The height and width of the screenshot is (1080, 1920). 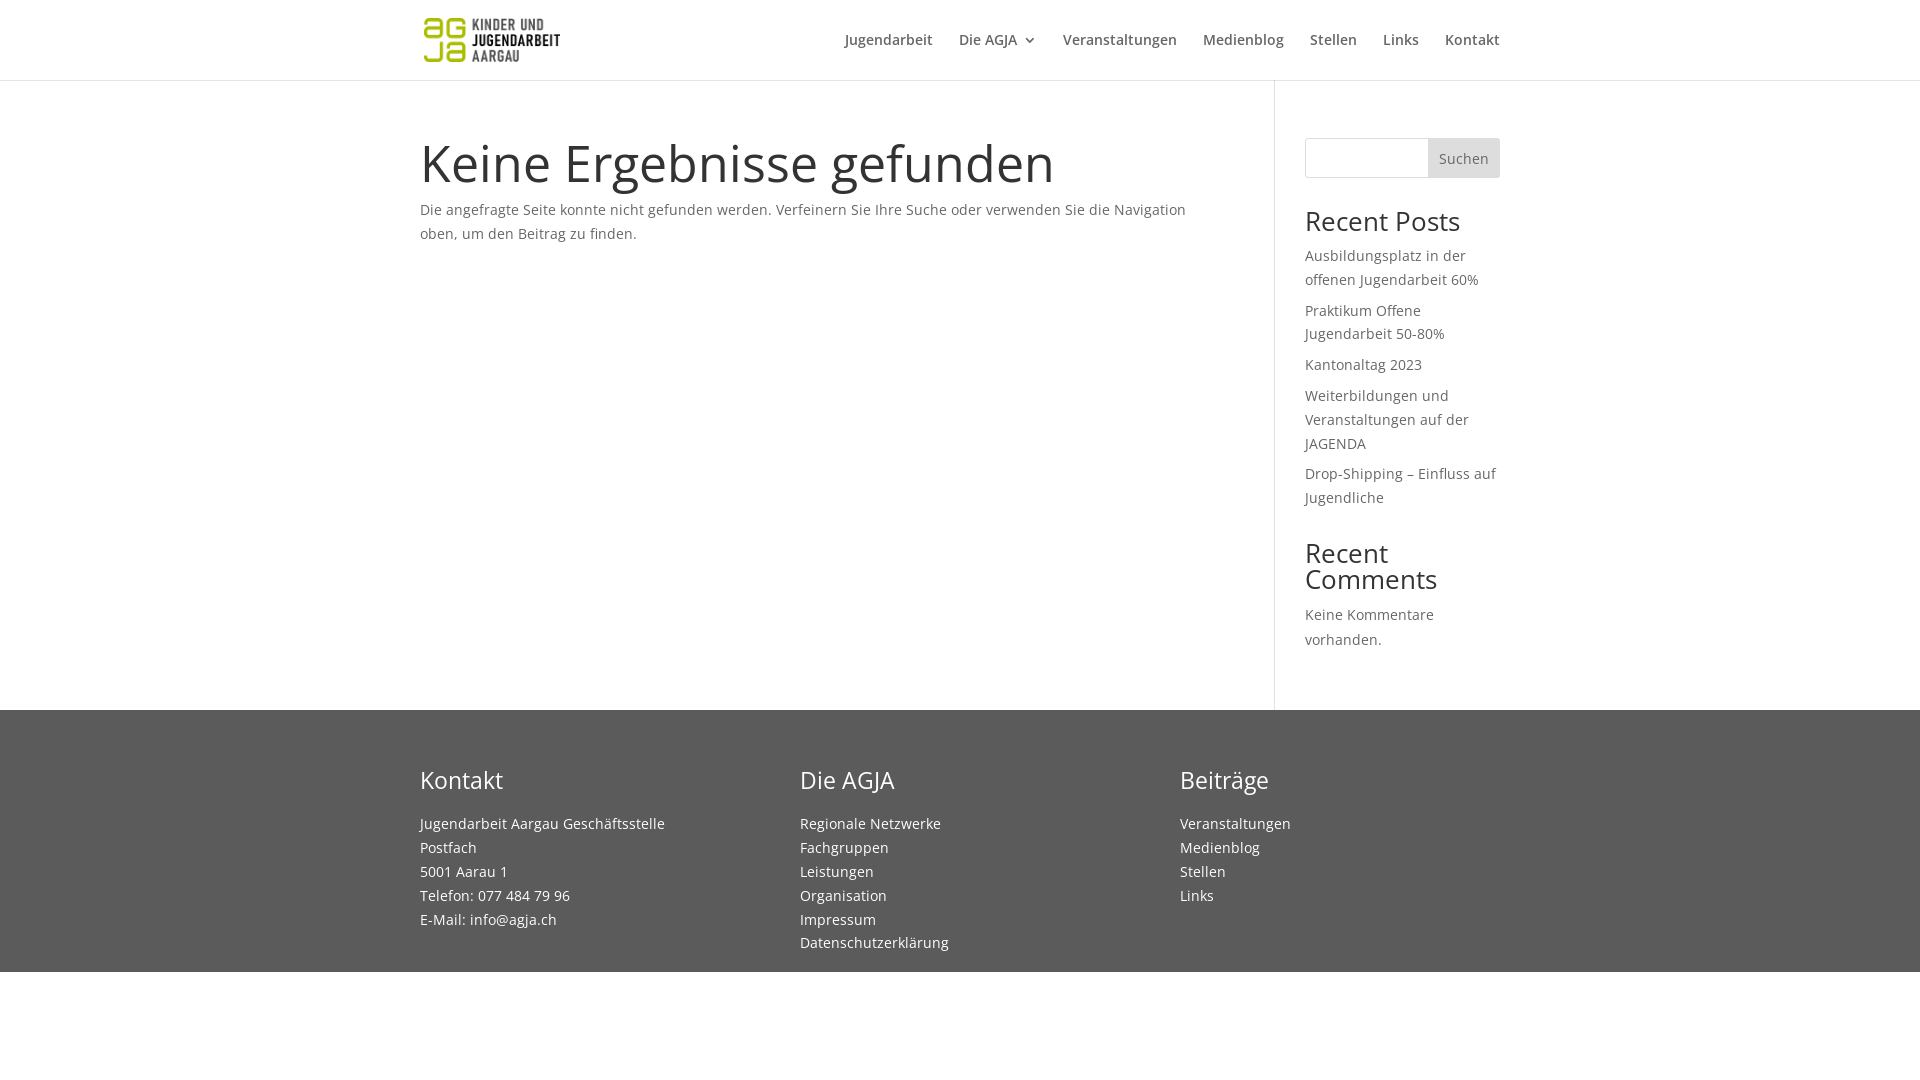 I want to click on 'info@agja.ch', so click(x=513, y=919).